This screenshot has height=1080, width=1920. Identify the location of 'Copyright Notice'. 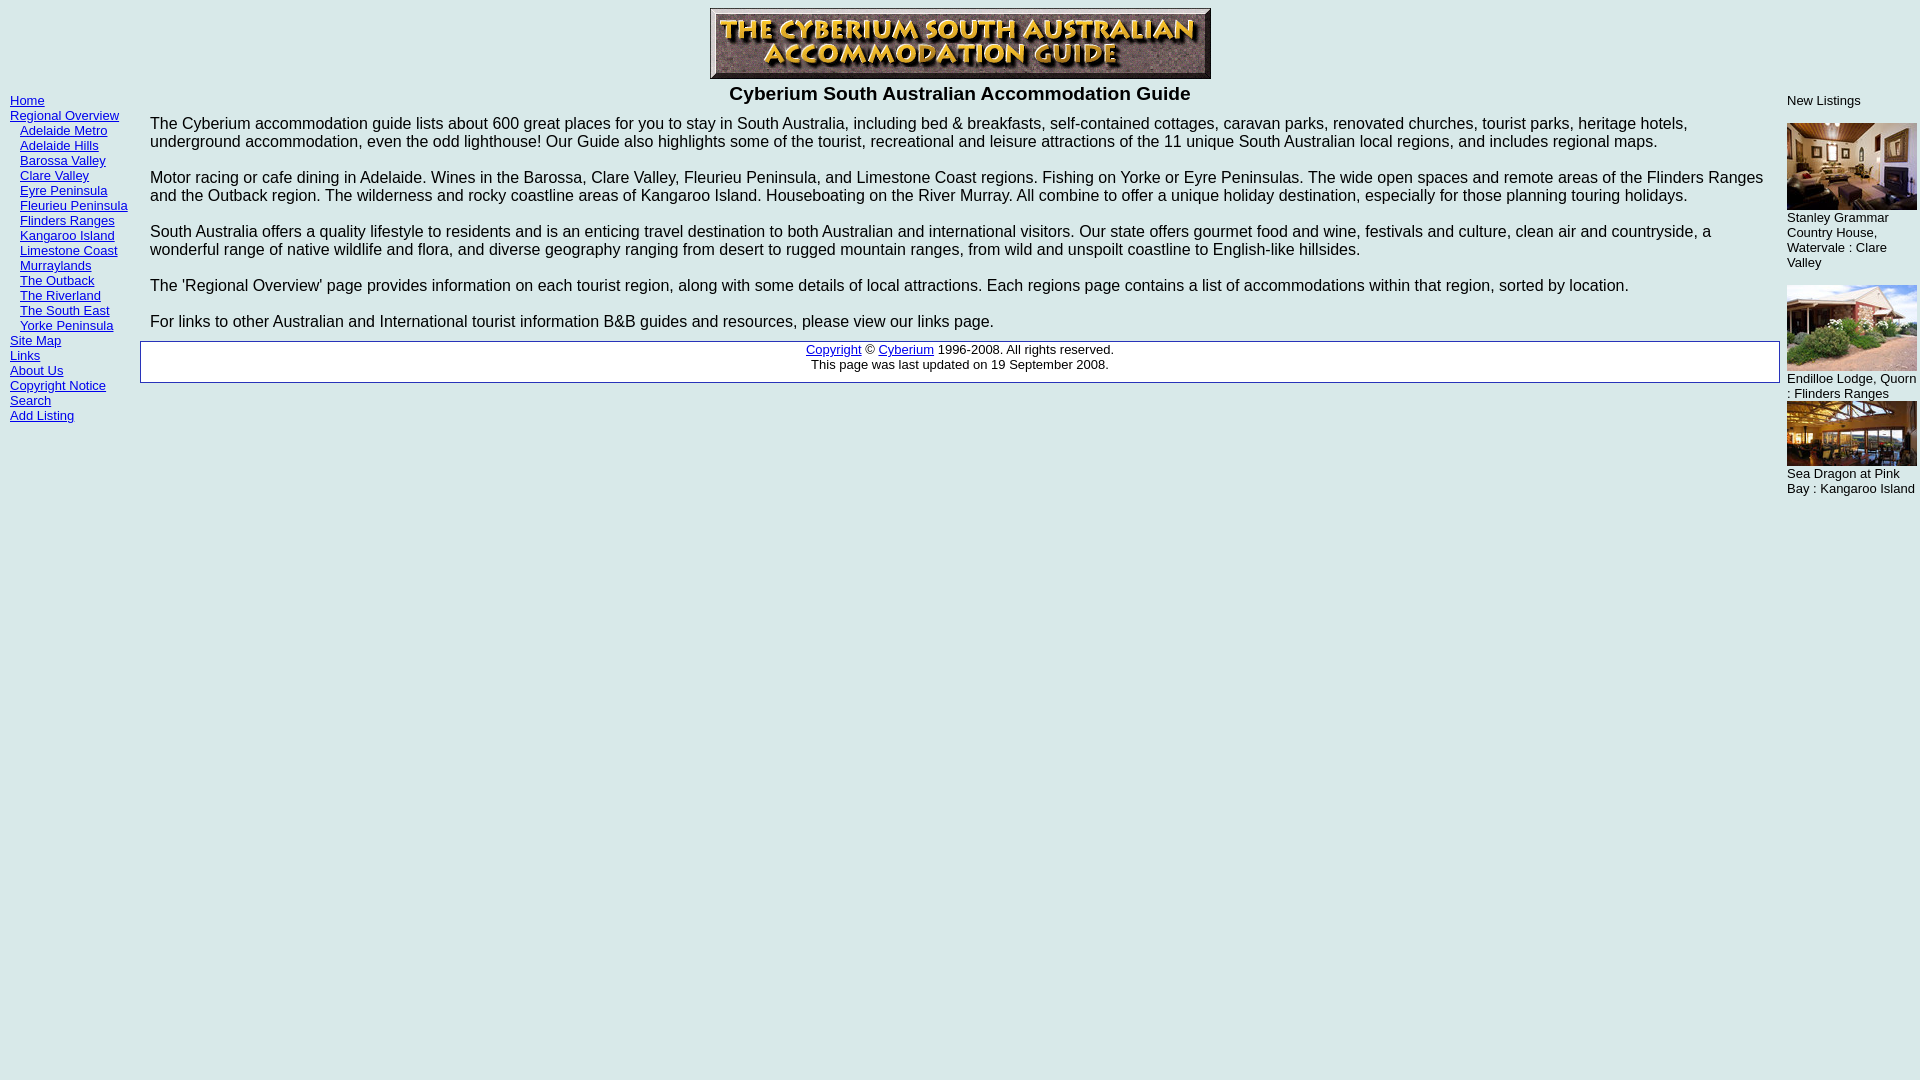
(57, 385).